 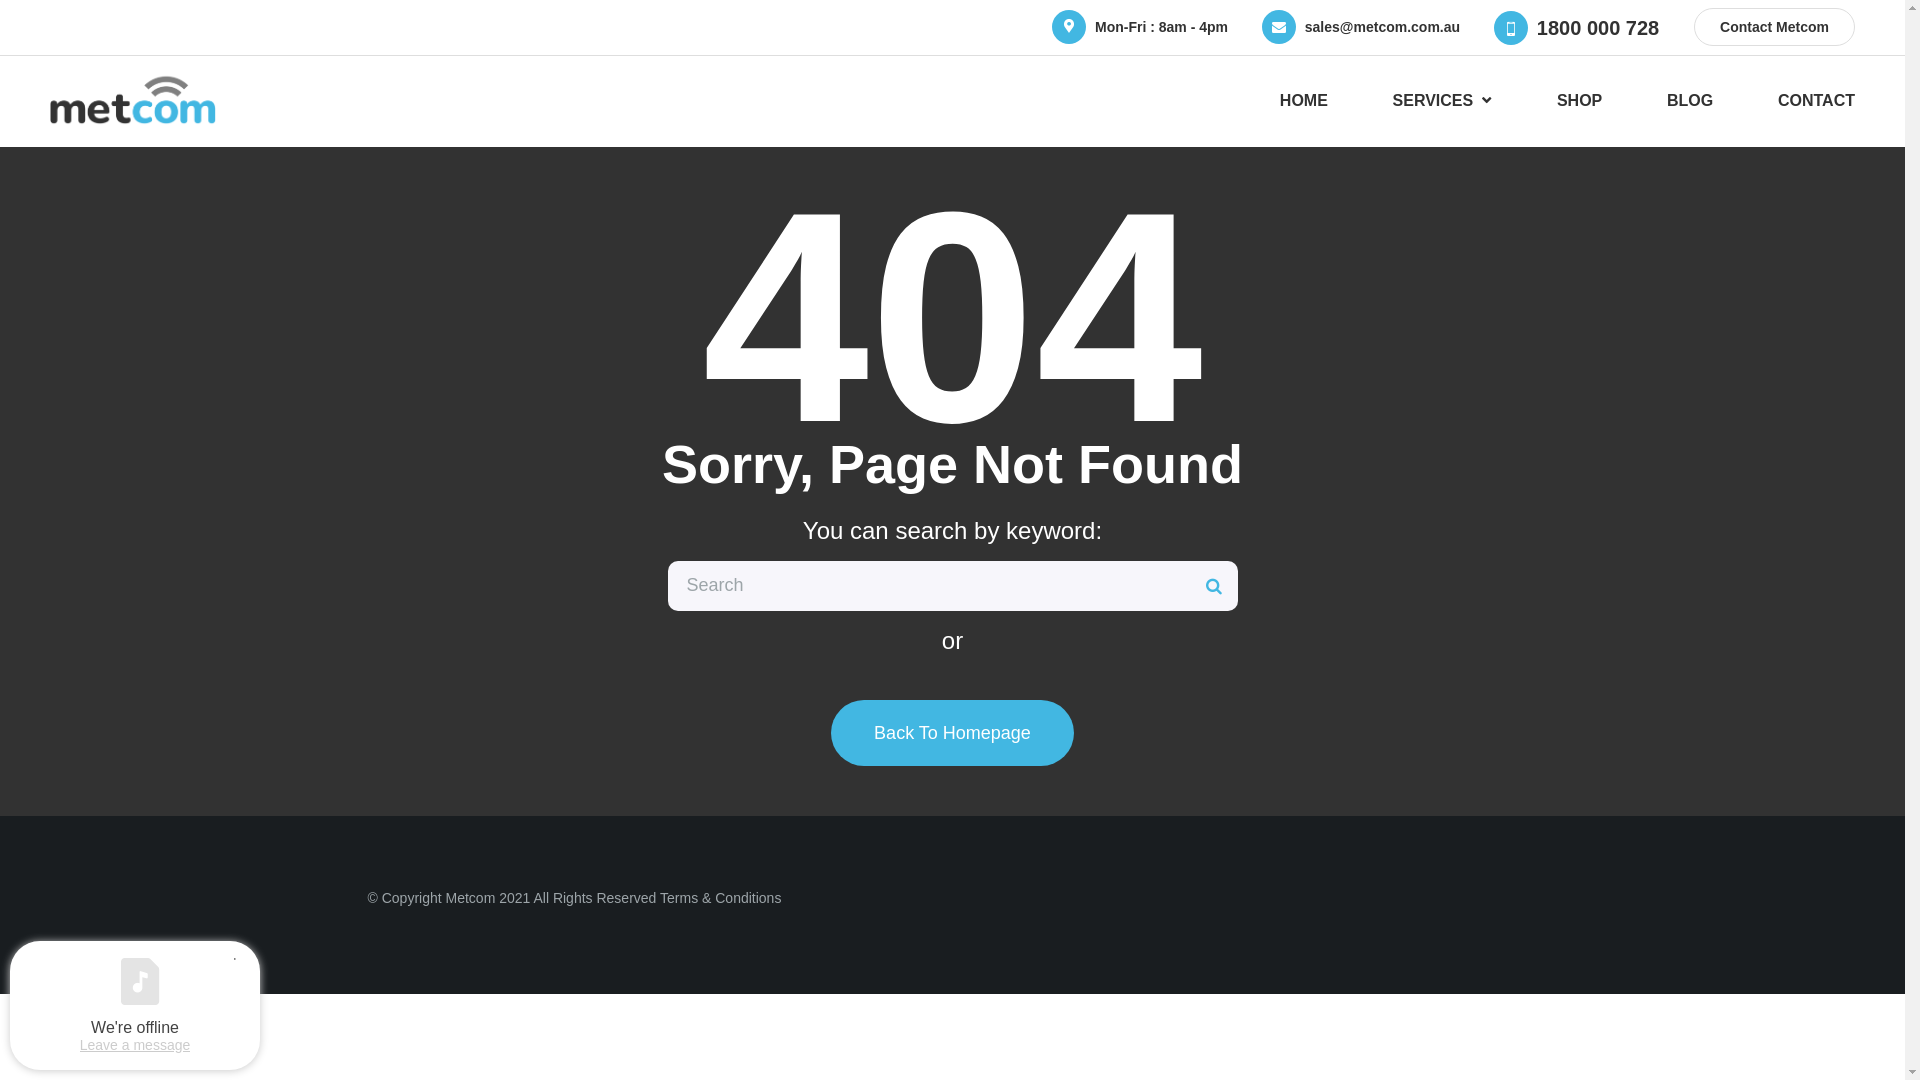 I want to click on 'Terms & Conditions', so click(x=660, y=897).